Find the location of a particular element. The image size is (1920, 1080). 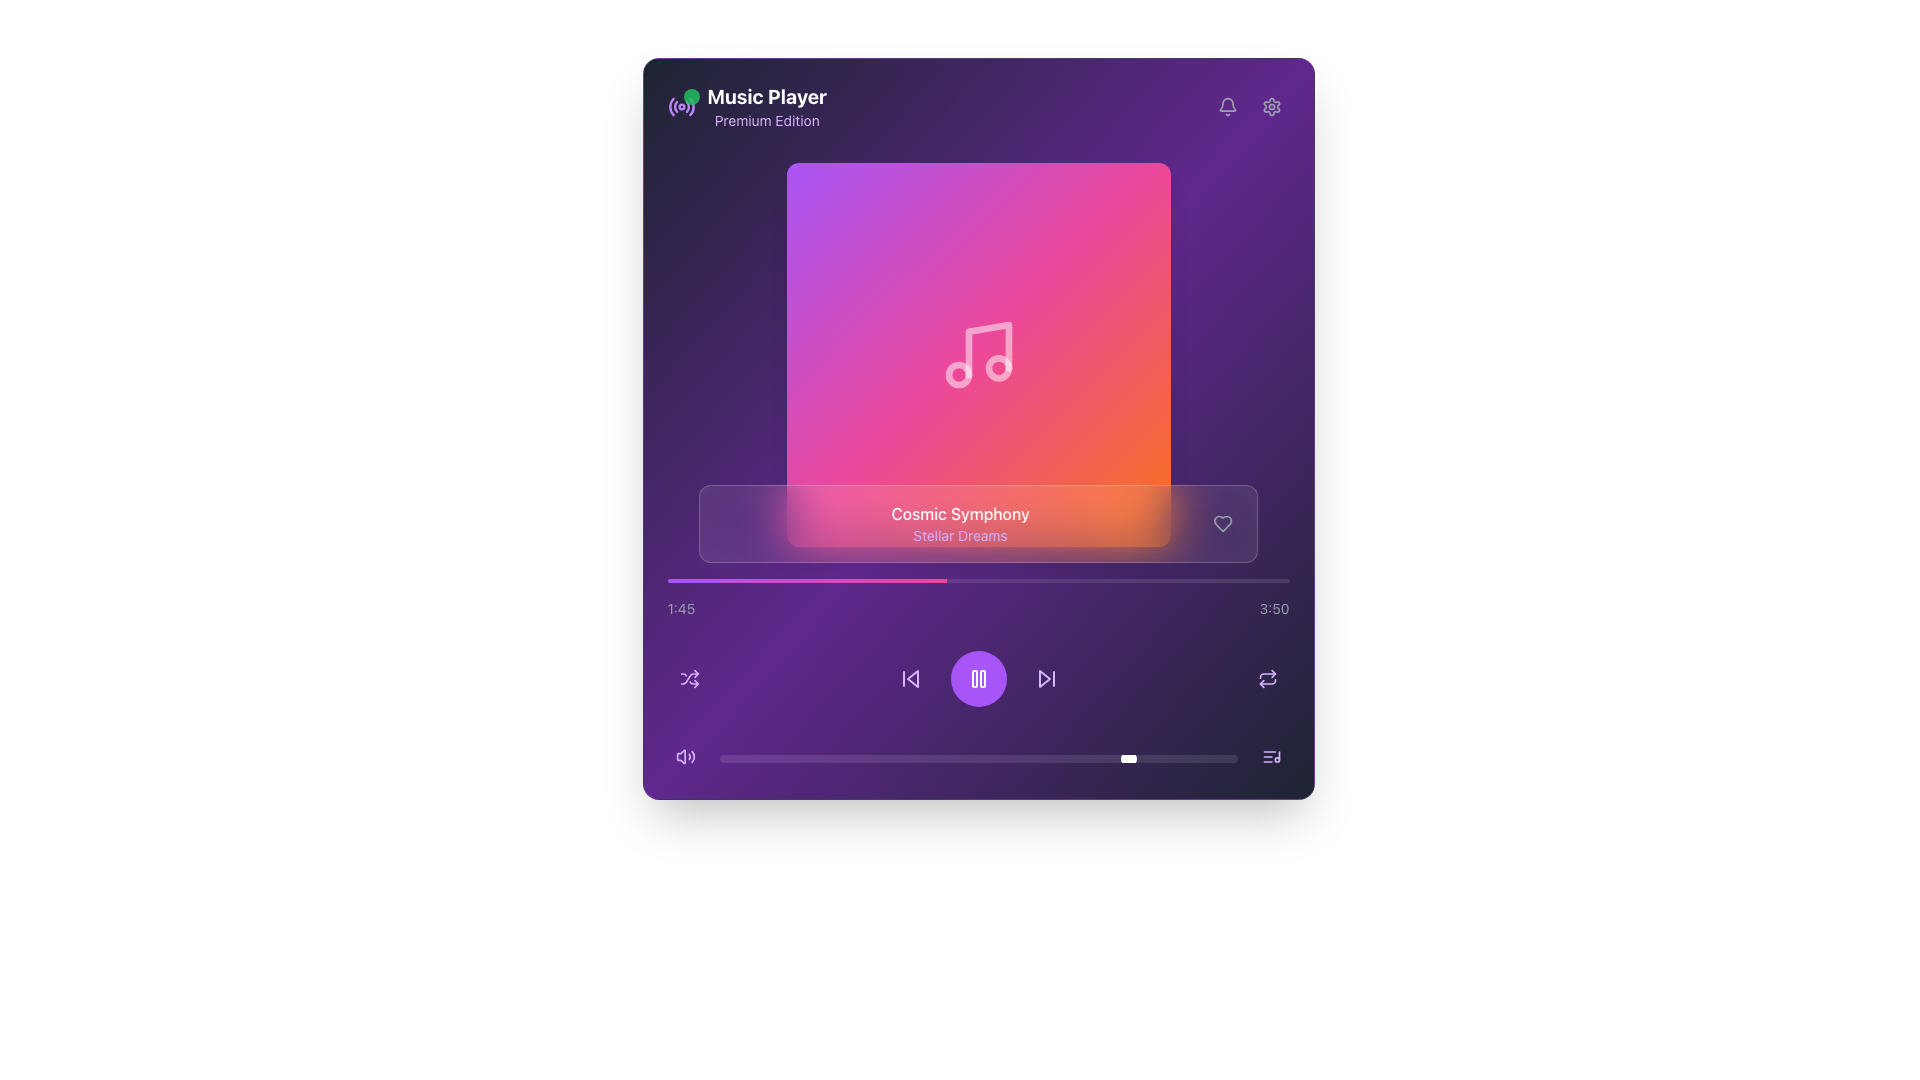

text label displaying 'Cosmic Symphony', which is centrally located beneath the album cover image and above the subtitle 'Stellar Dreams' is located at coordinates (960, 512).